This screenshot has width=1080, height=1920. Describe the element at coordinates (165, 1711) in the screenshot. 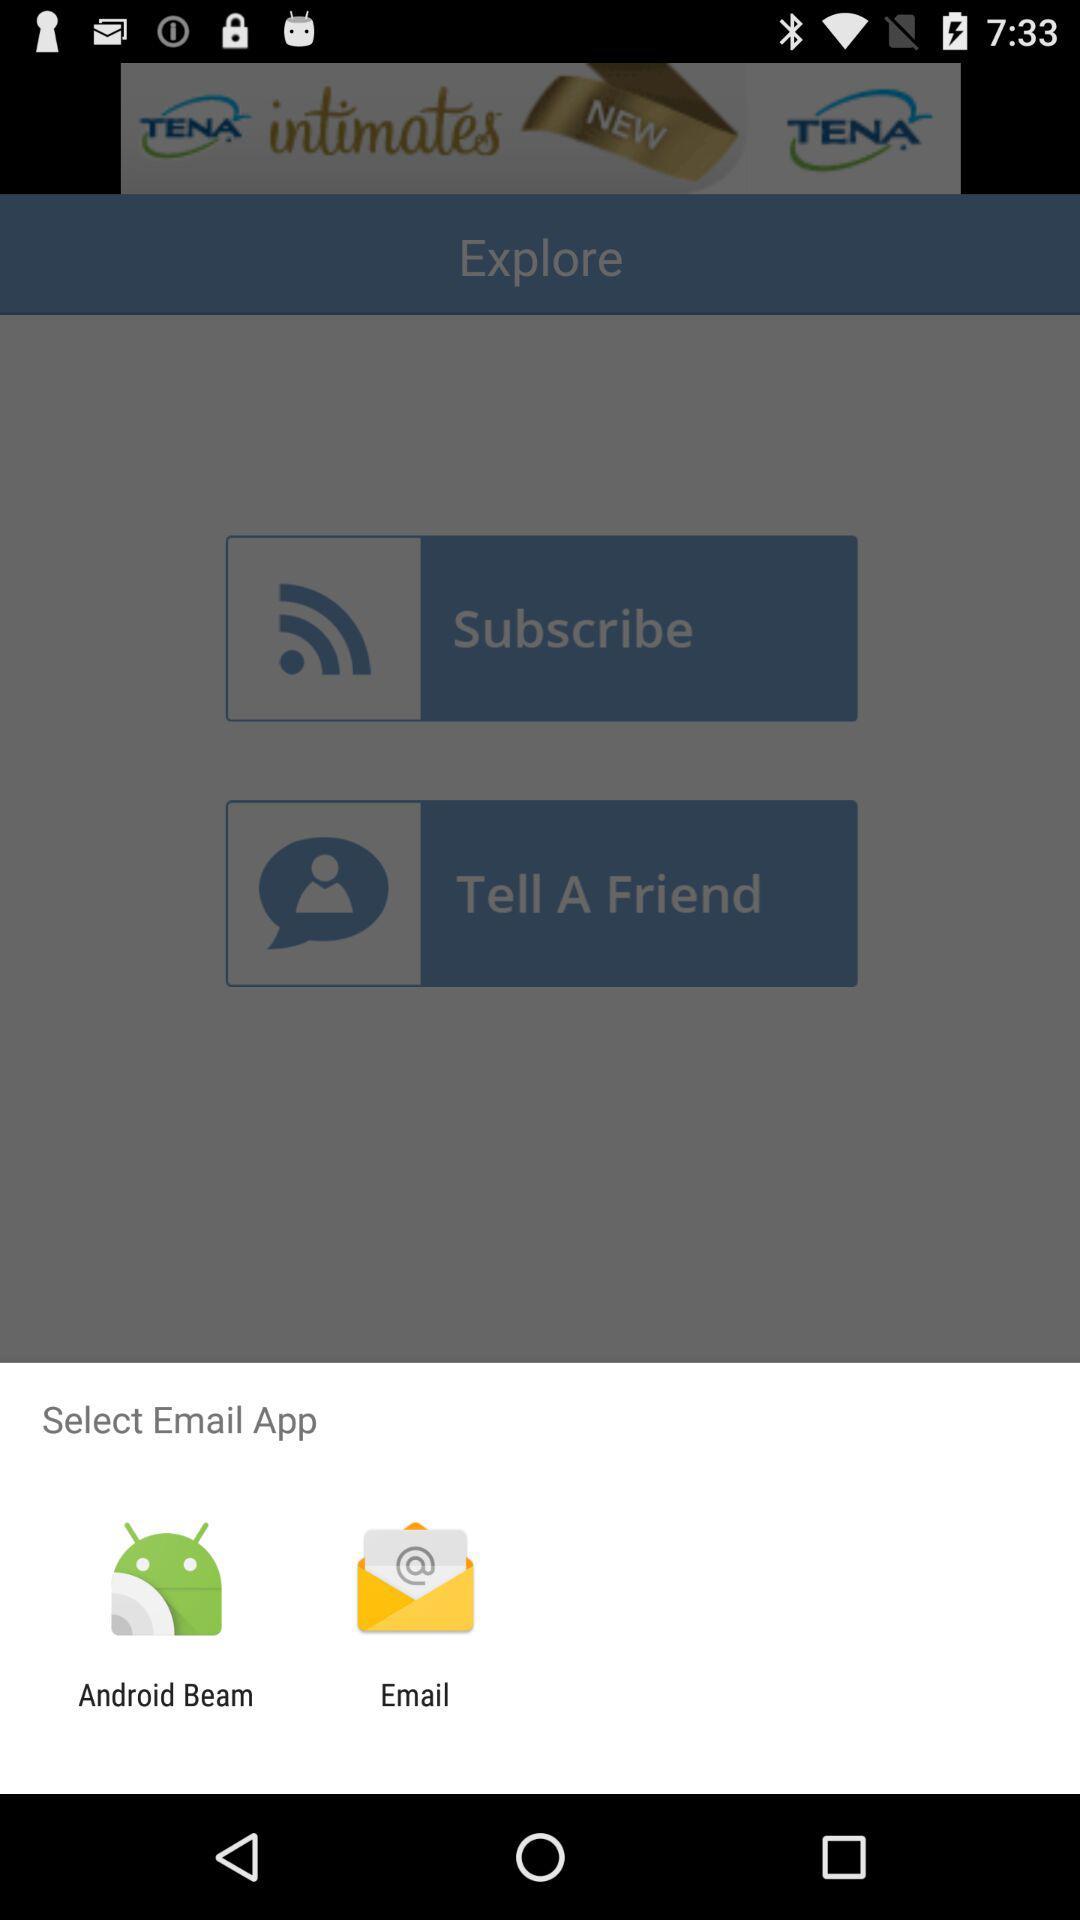

I see `the android beam app` at that location.